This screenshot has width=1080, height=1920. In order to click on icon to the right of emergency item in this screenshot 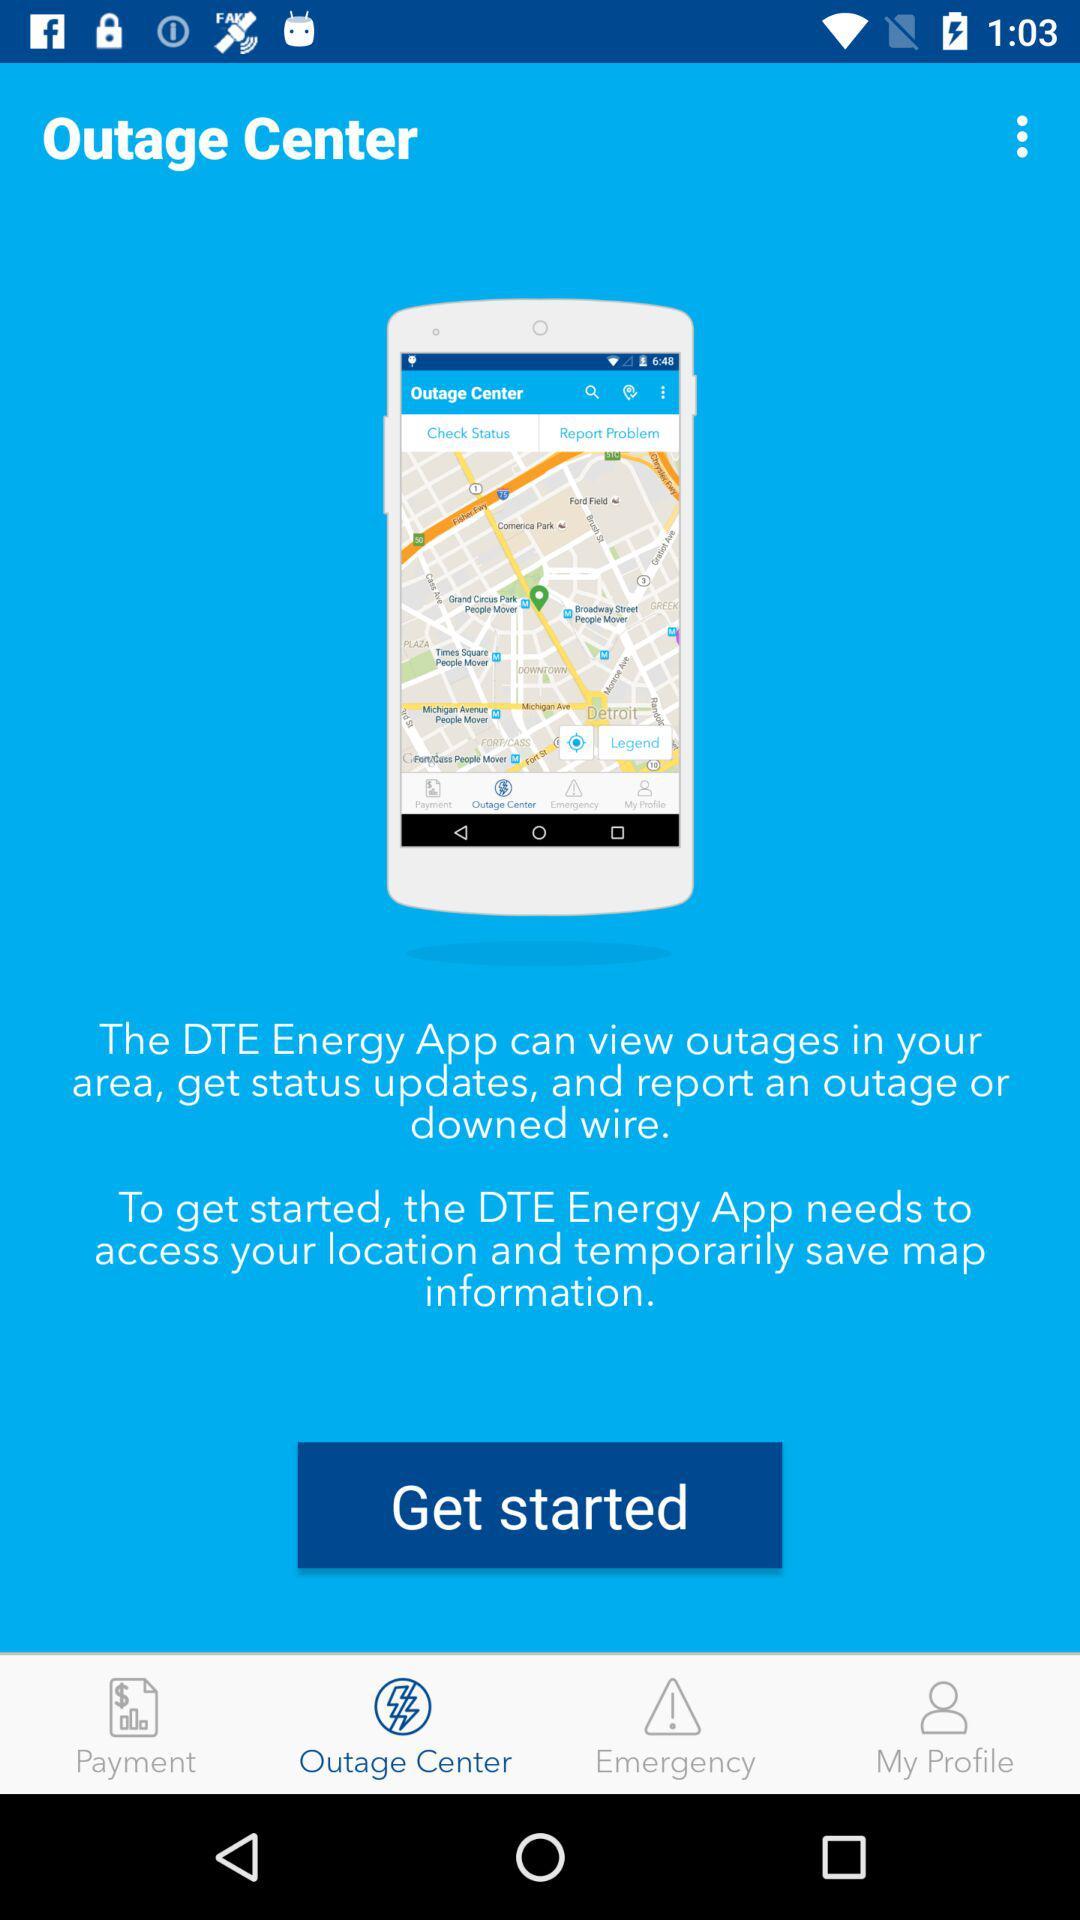, I will do `click(945, 1723)`.